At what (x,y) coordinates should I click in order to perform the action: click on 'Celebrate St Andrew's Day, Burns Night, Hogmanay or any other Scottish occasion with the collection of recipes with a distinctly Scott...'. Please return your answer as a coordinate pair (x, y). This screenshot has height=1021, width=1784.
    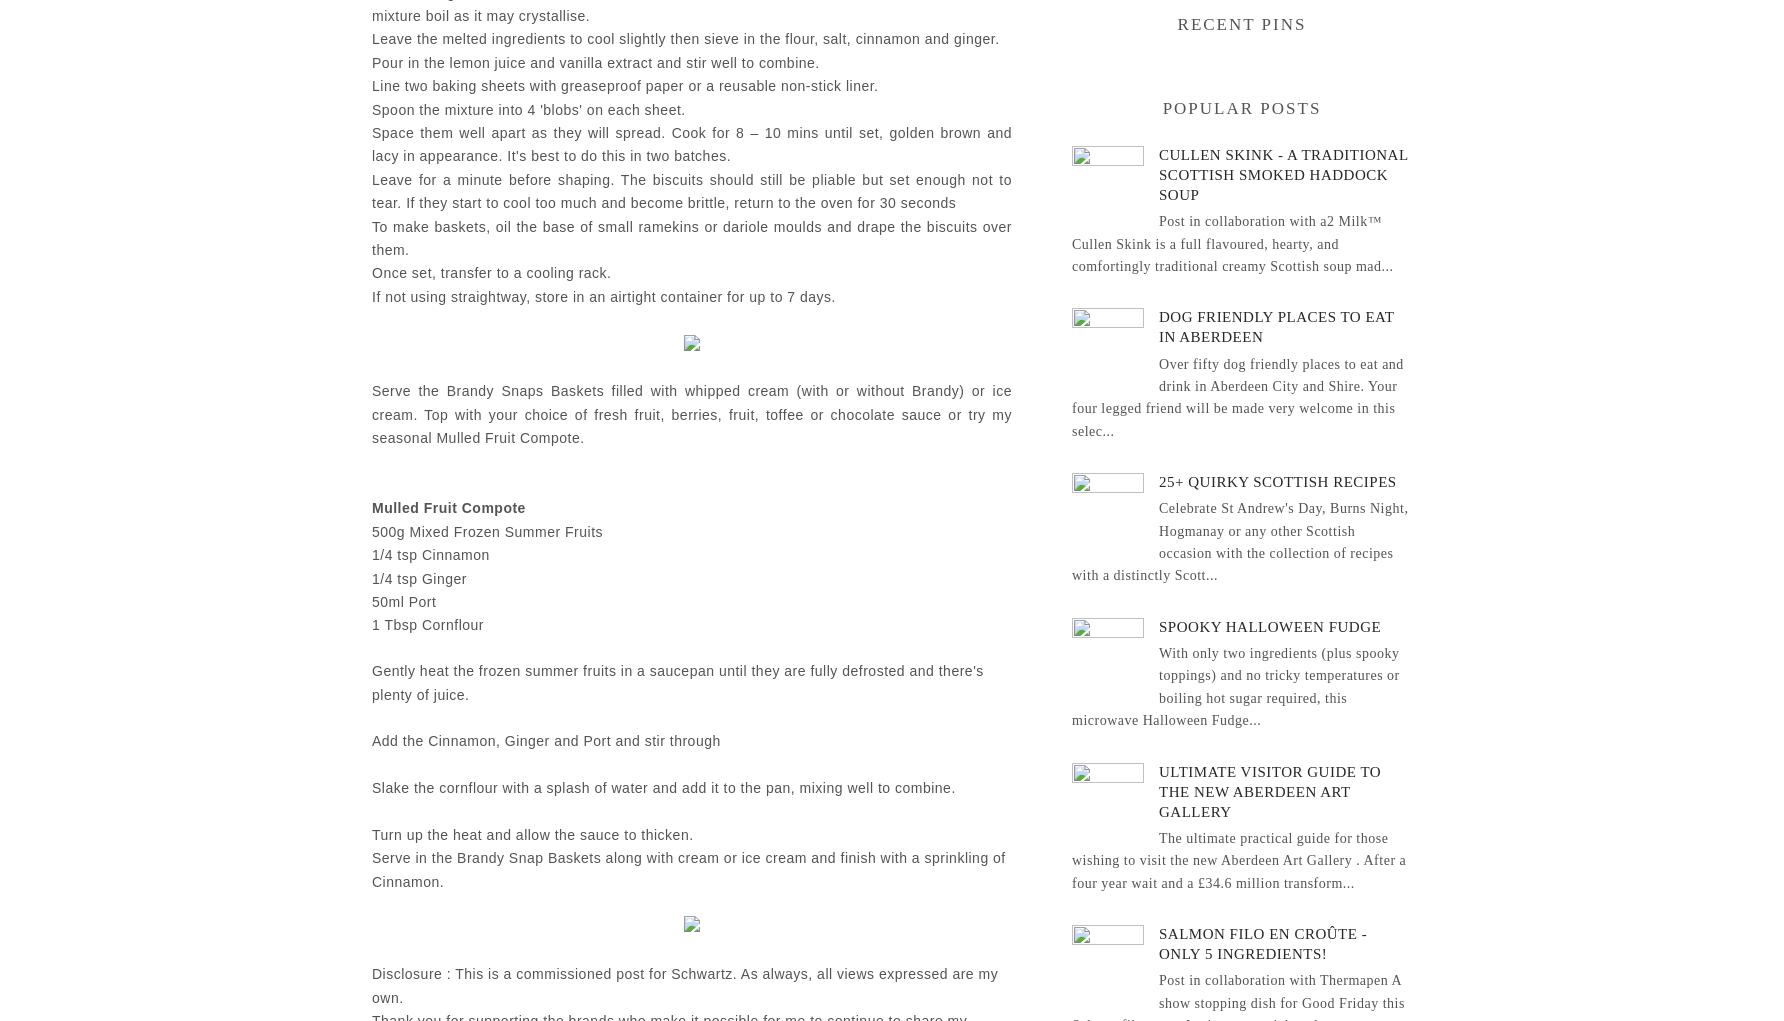
    Looking at the image, I should click on (1239, 542).